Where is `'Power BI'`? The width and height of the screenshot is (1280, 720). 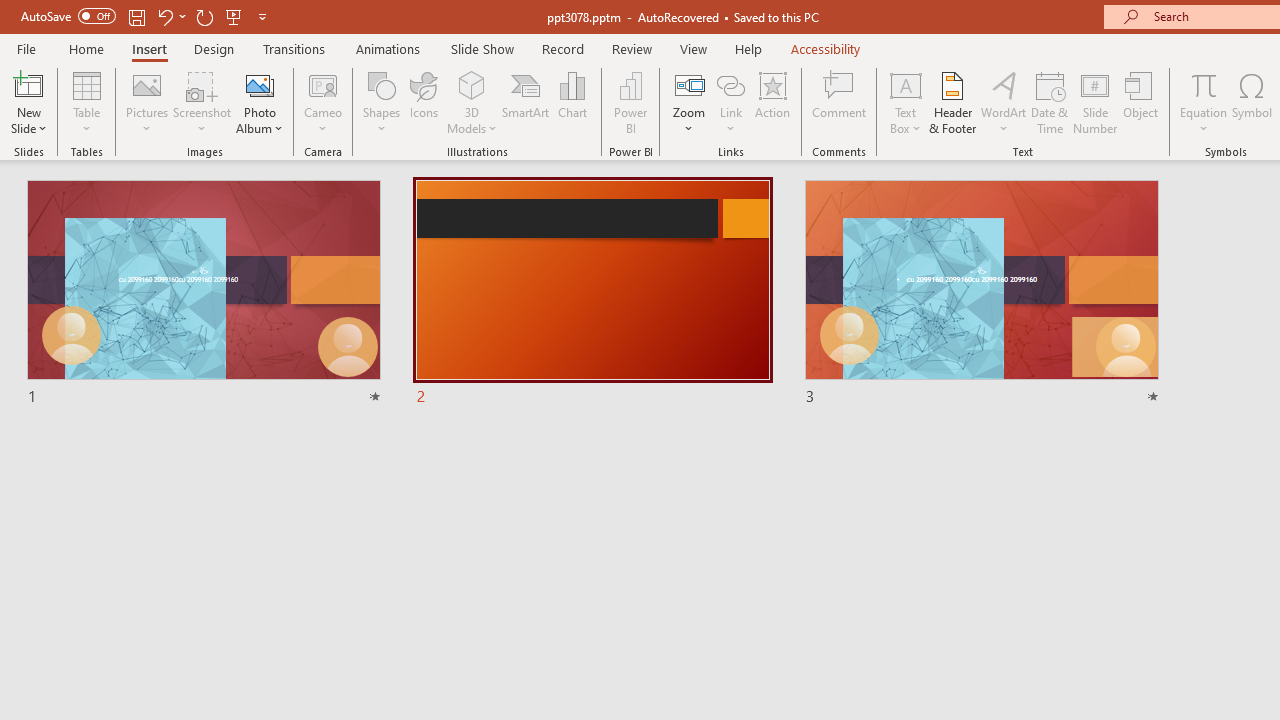
'Power BI' is located at coordinates (630, 103).